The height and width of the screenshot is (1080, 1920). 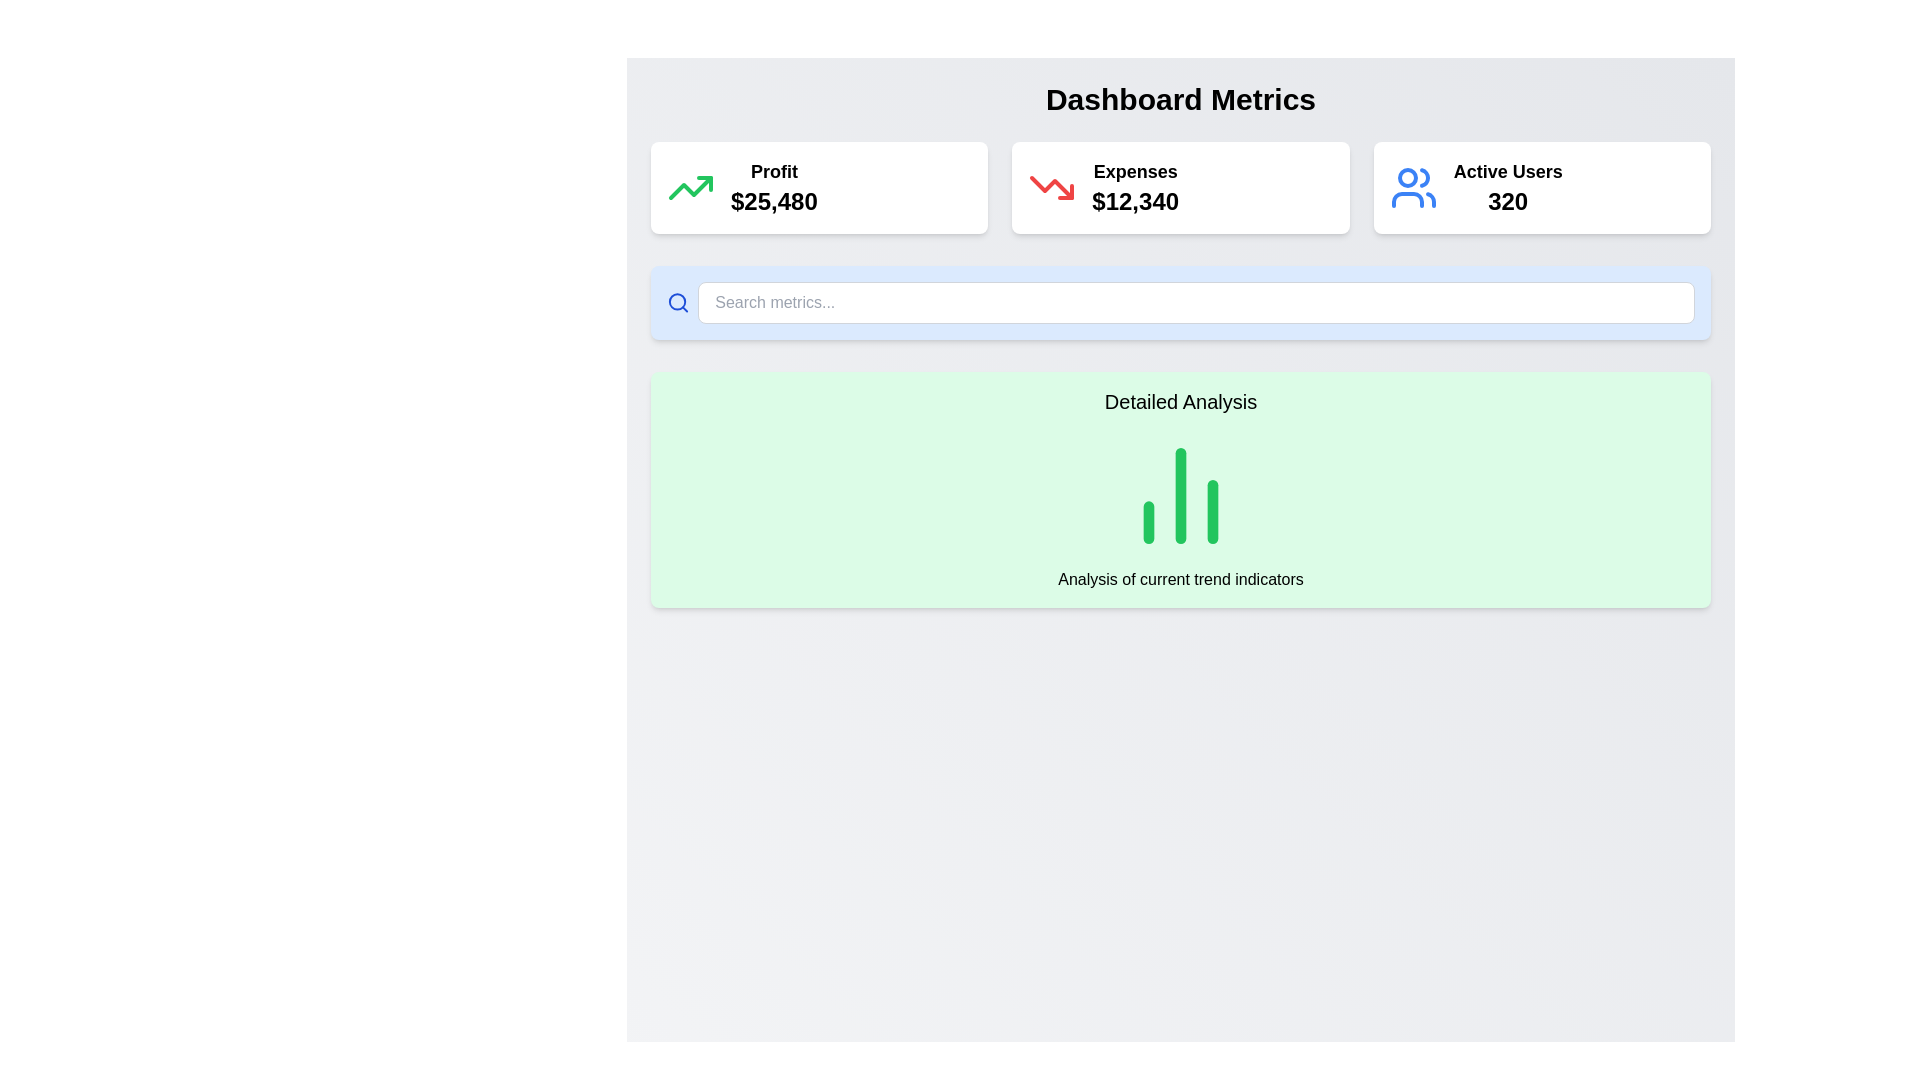 I want to click on text displayed in the 'Active Users' metric box located at the upper-right corner of the dashboard interface, so click(x=1508, y=188).